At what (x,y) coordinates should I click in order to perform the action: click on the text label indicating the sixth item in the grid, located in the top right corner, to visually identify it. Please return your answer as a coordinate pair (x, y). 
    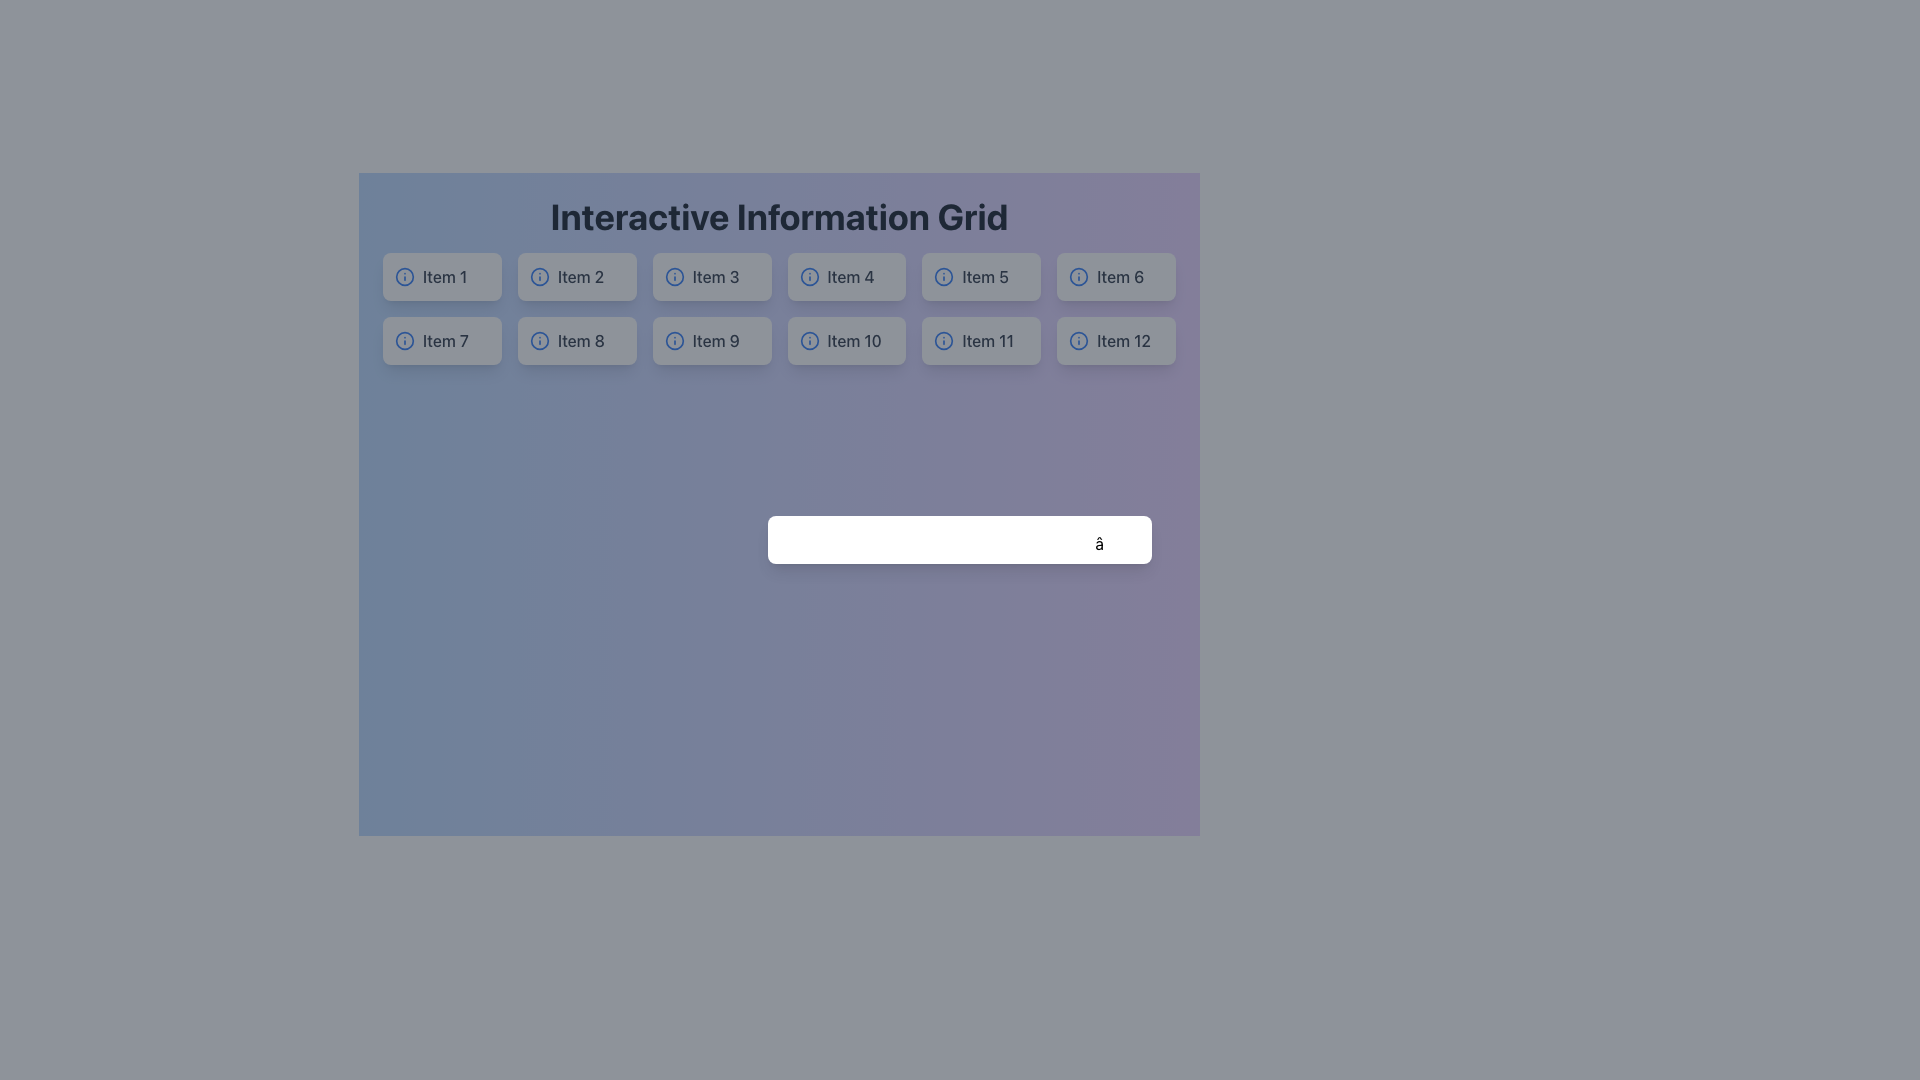
    Looking at the image, I should click on (1120, 277).